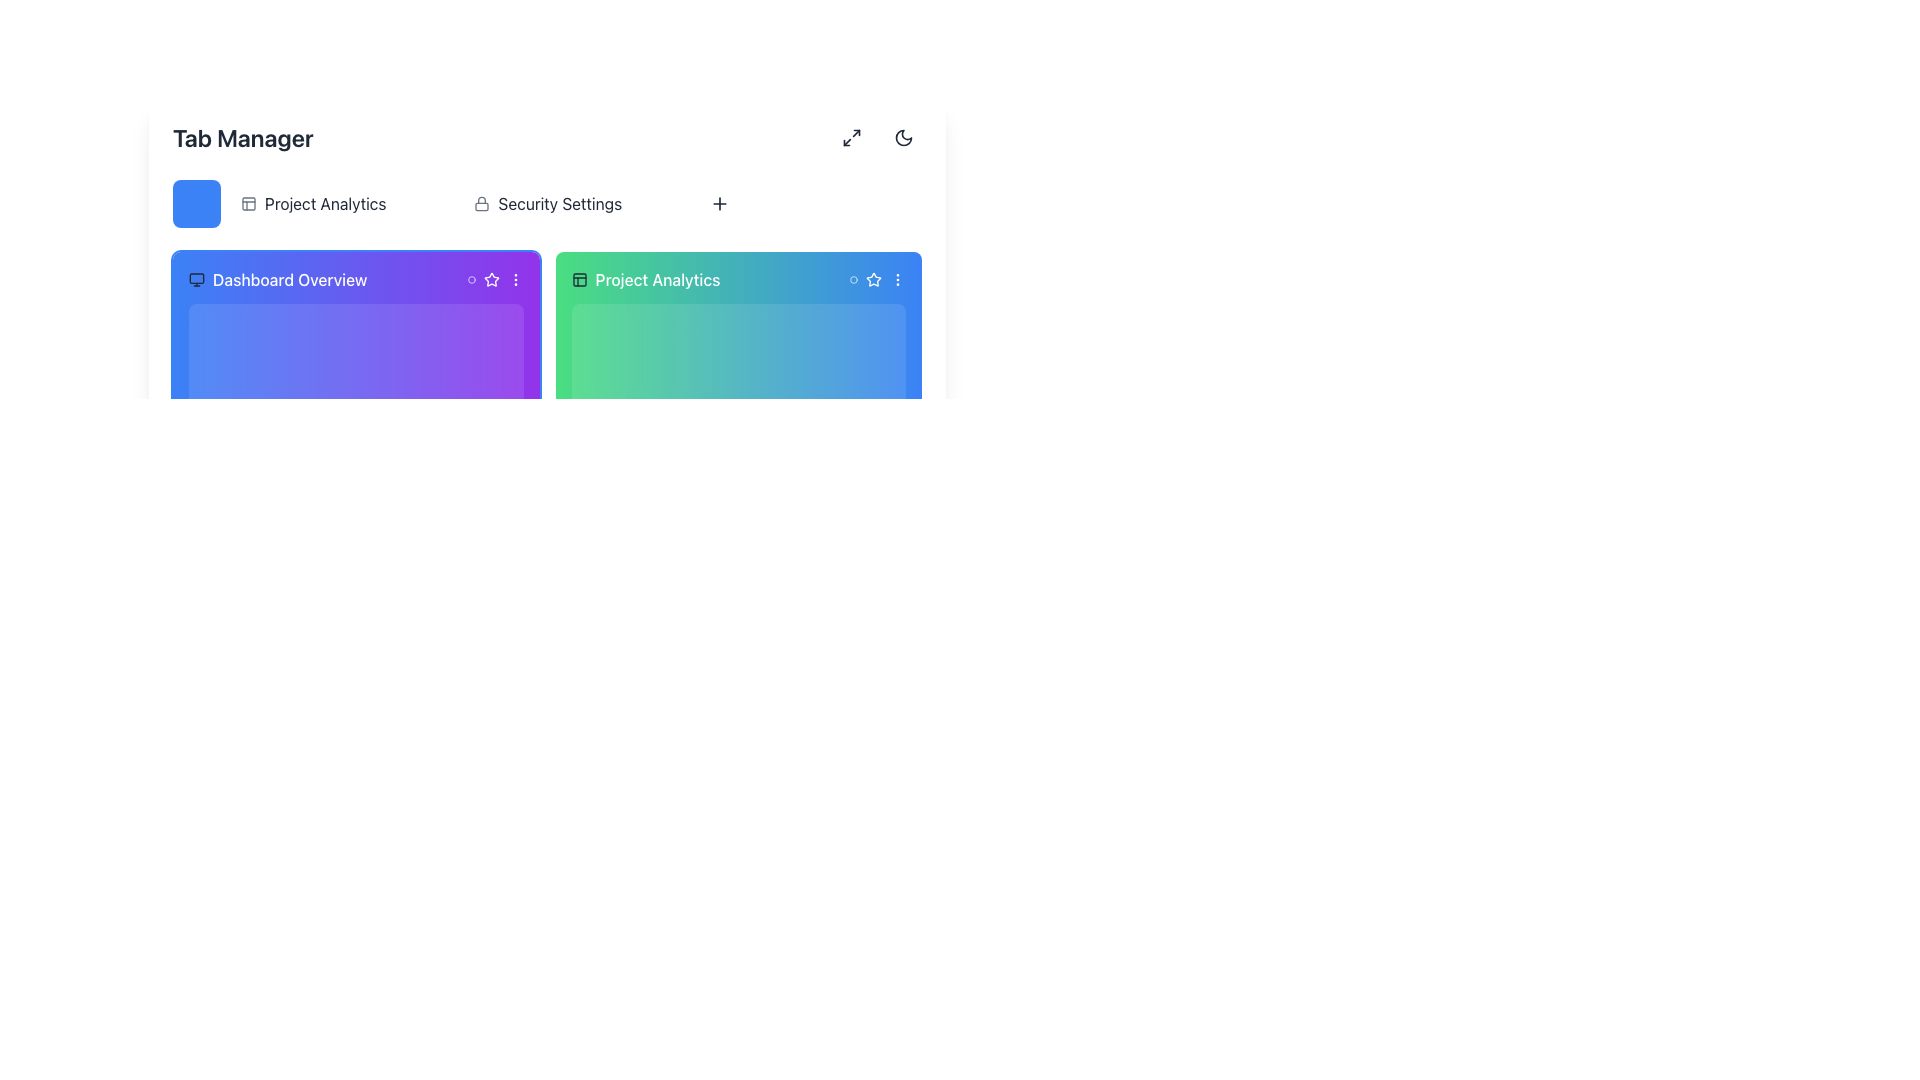  What do you see at coordinates (720, 204) in the screenshot?
I see `the plus icon located at the top right section of the interface` at bounding box center [720, 204].